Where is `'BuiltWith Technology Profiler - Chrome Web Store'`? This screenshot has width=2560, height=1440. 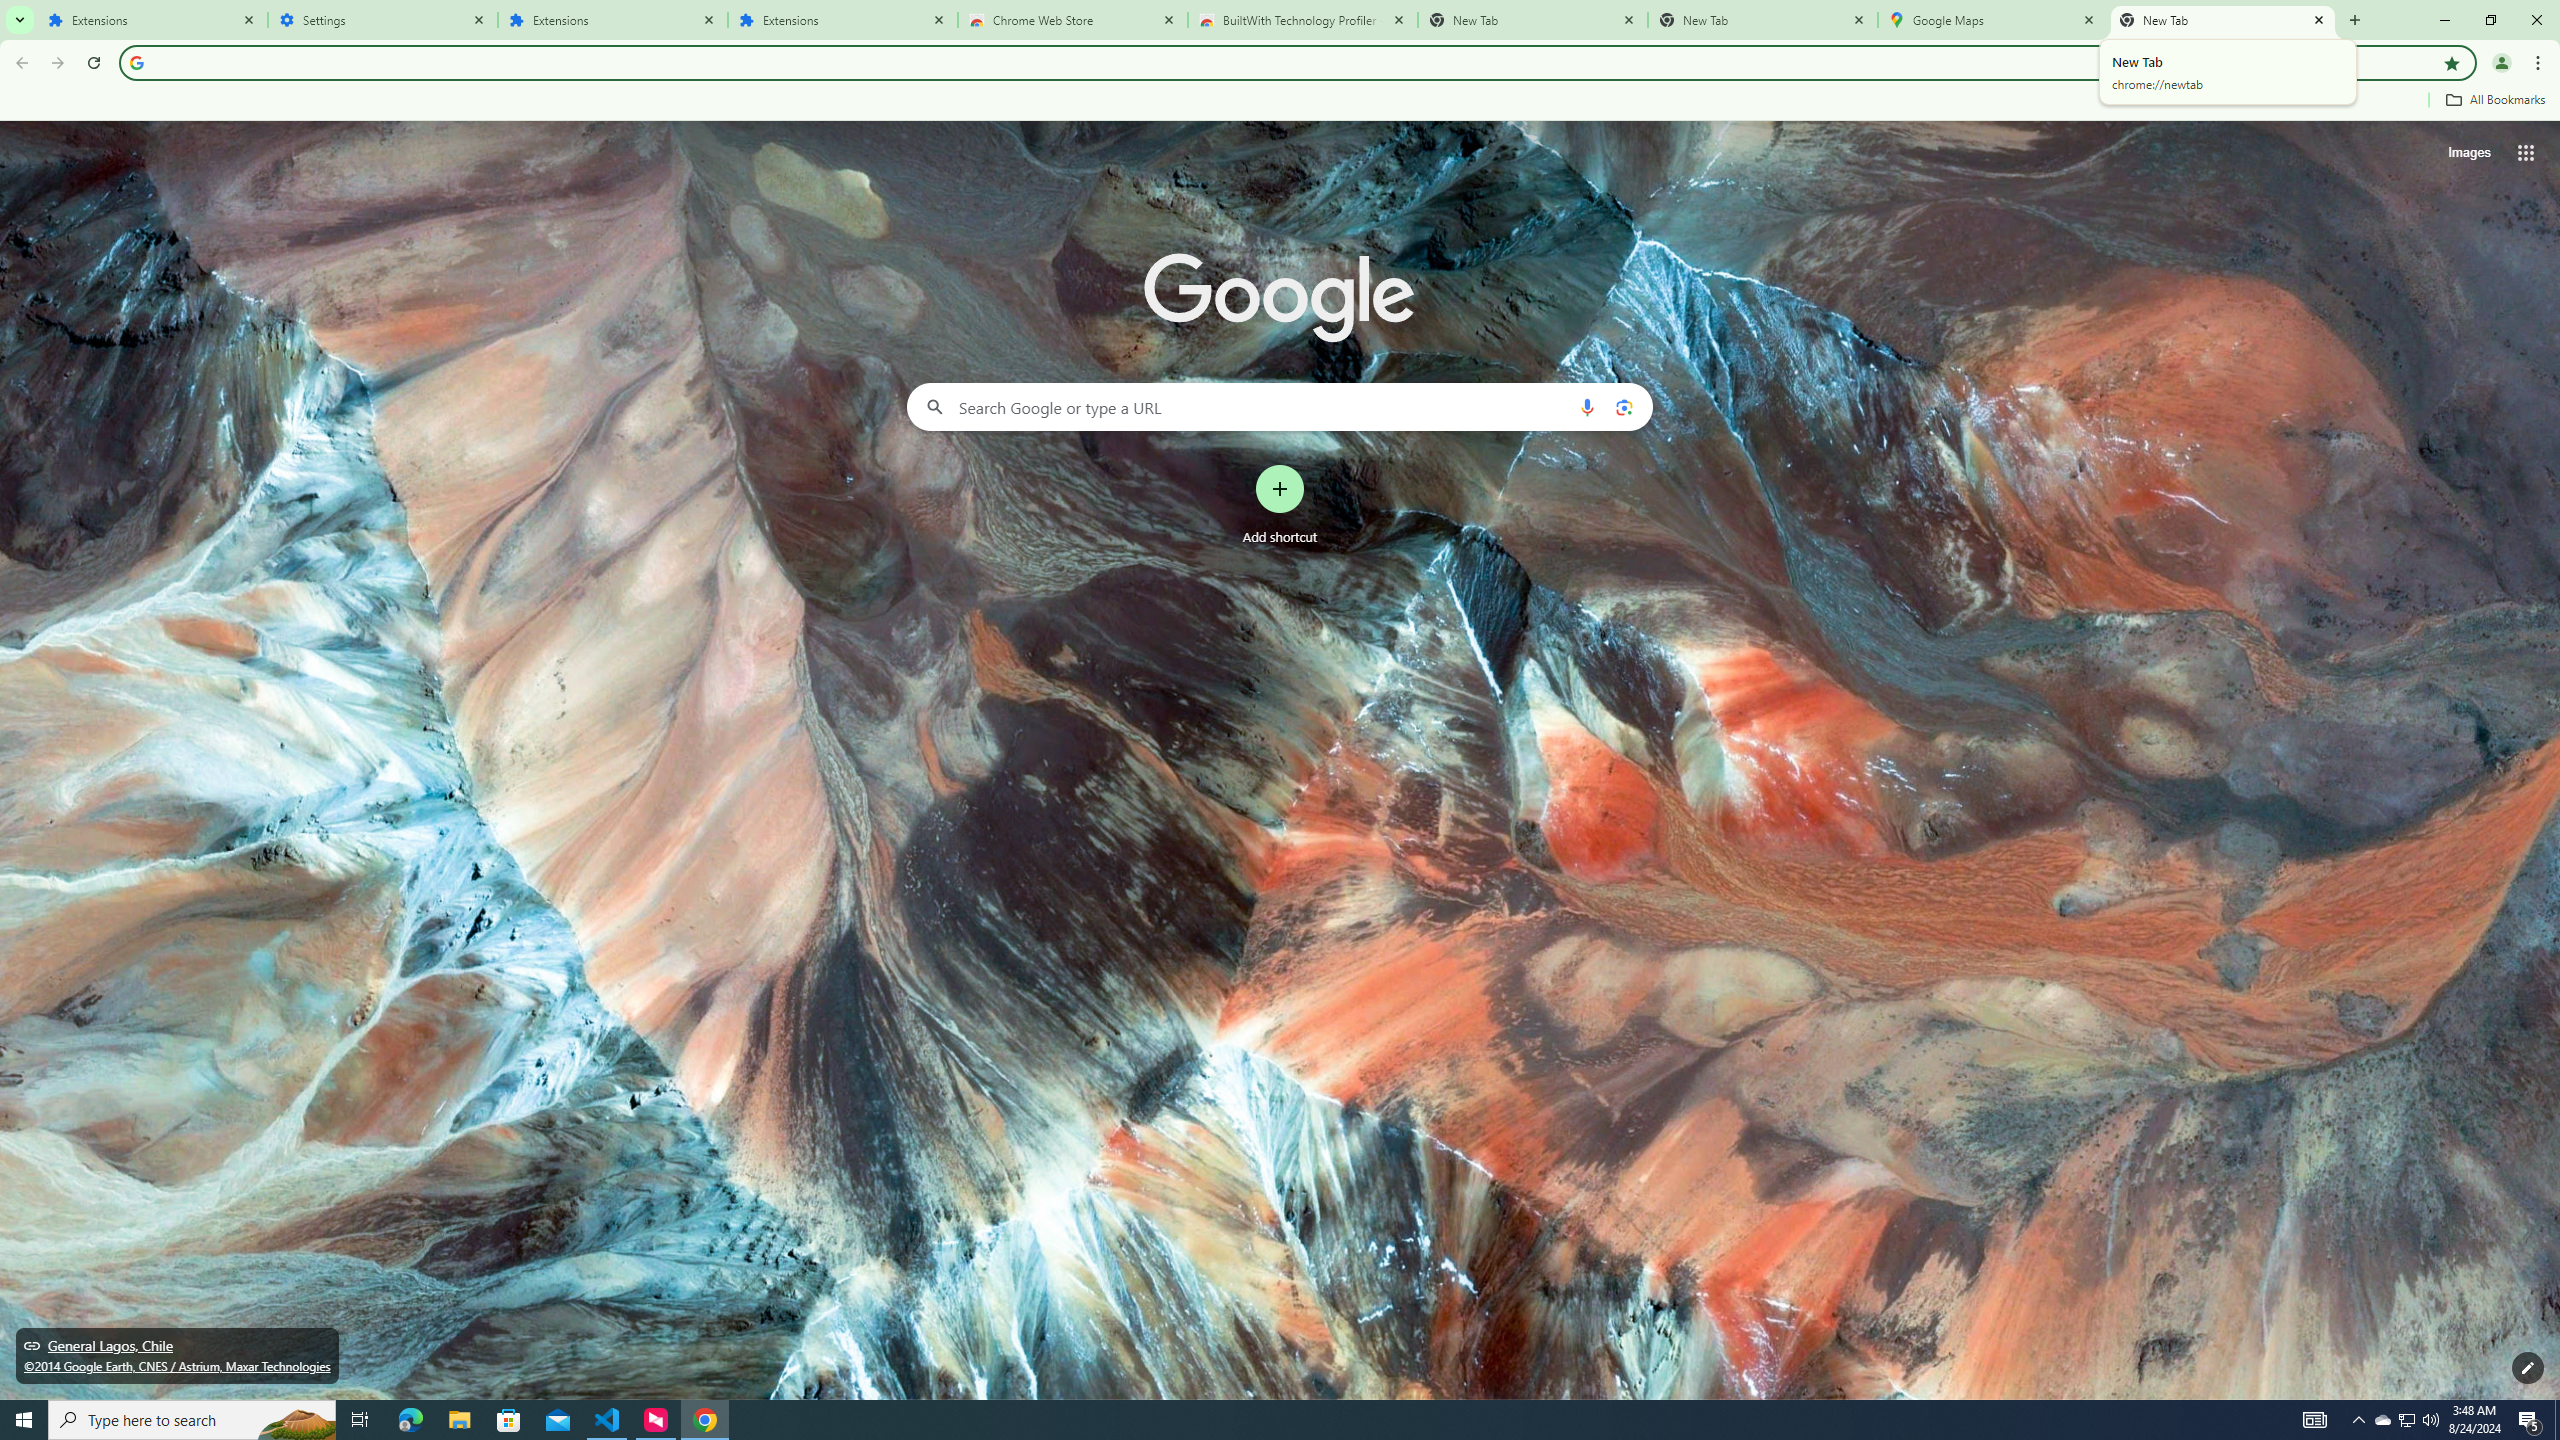
'BuiltWith Technology Profiler - Chrome Web Store' is located at coordinates (1303, 19).